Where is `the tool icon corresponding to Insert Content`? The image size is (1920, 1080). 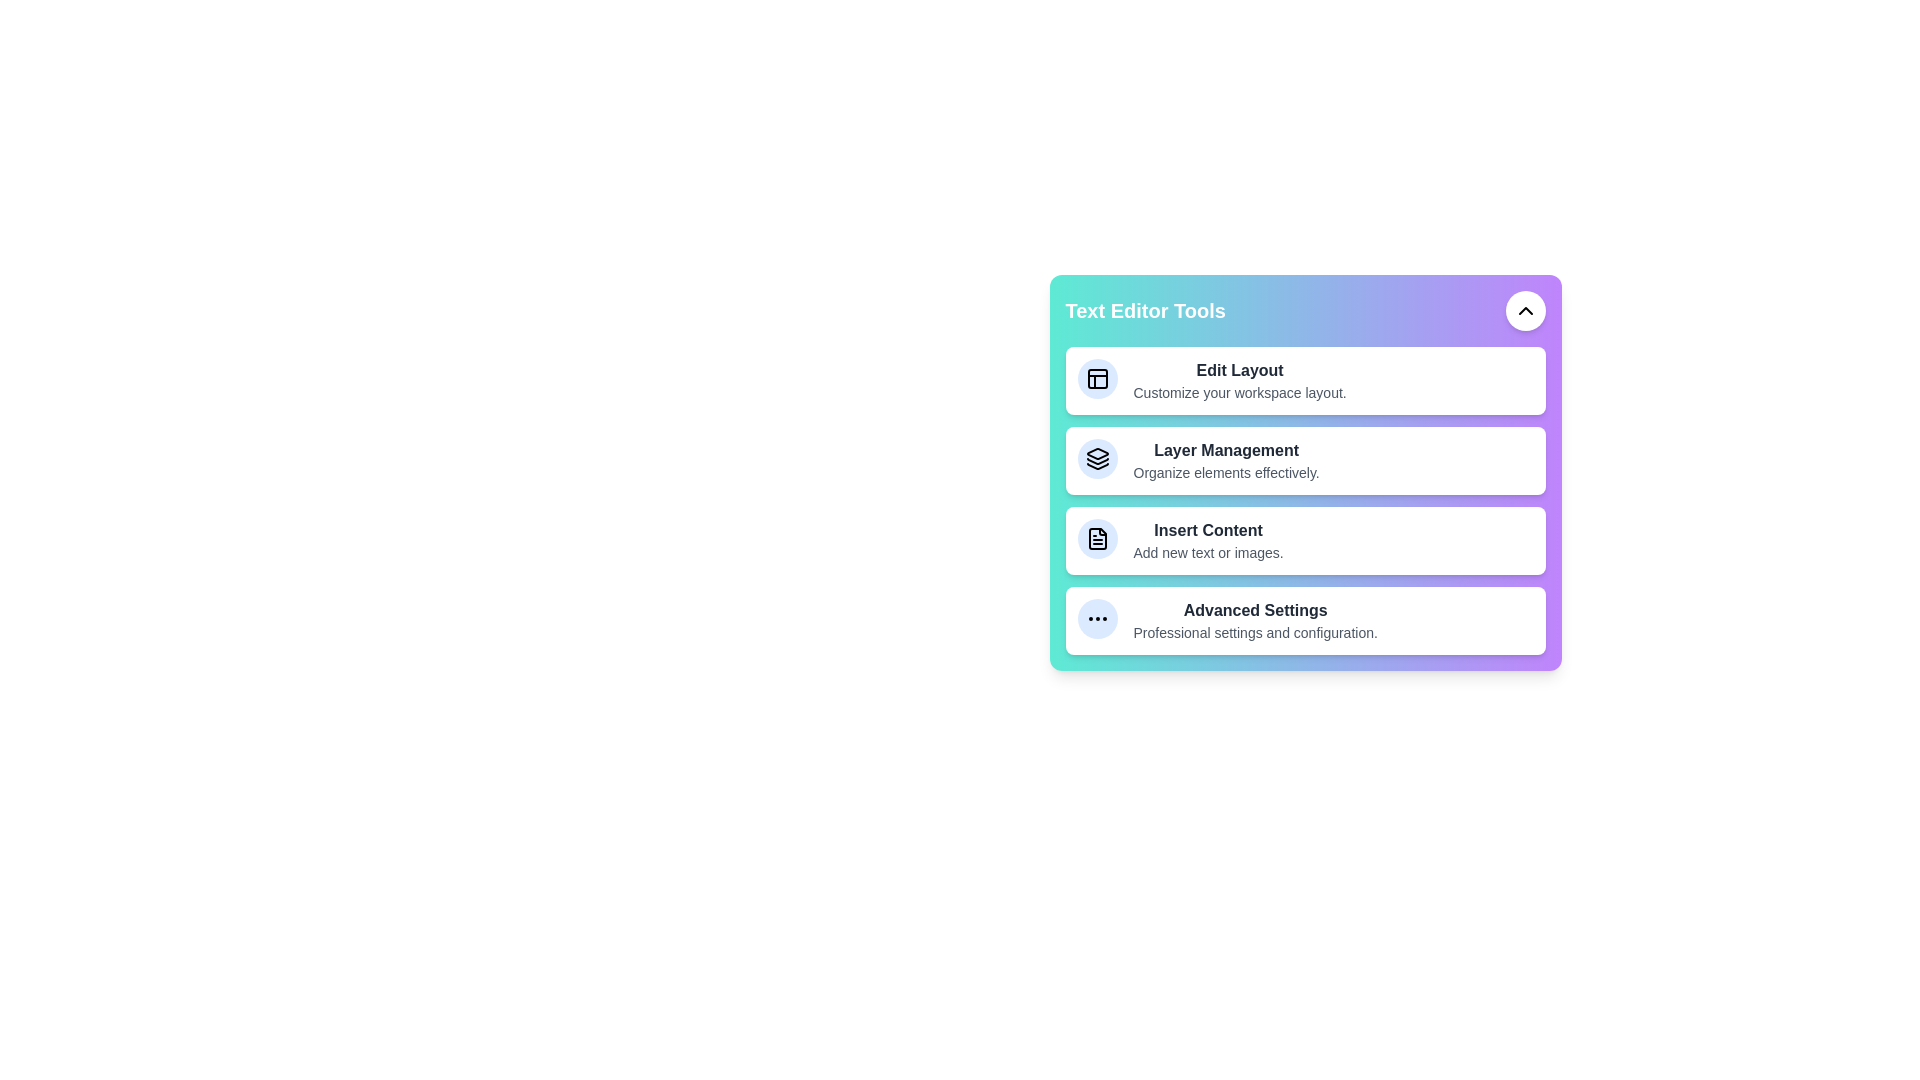 the tool icon corresponding to Insert Content is located at coordinates (1096, 538).